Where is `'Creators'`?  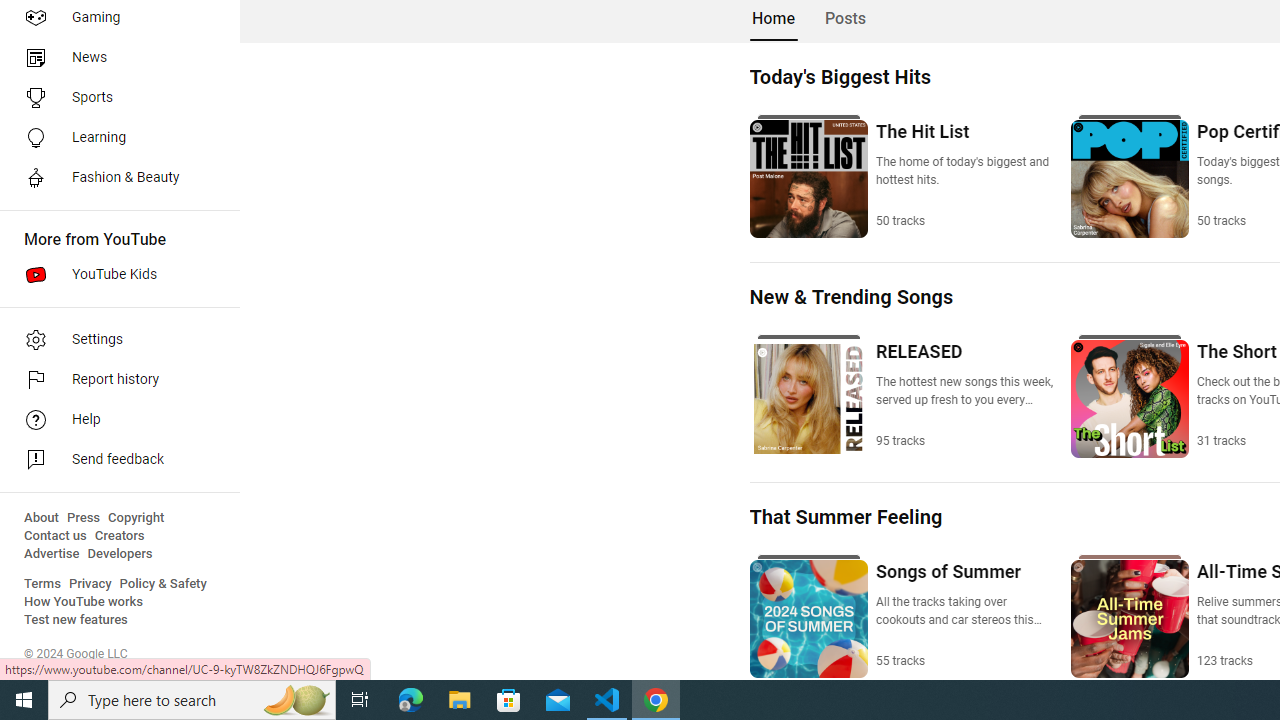
'Creators' is located at coordinates (118, 535).